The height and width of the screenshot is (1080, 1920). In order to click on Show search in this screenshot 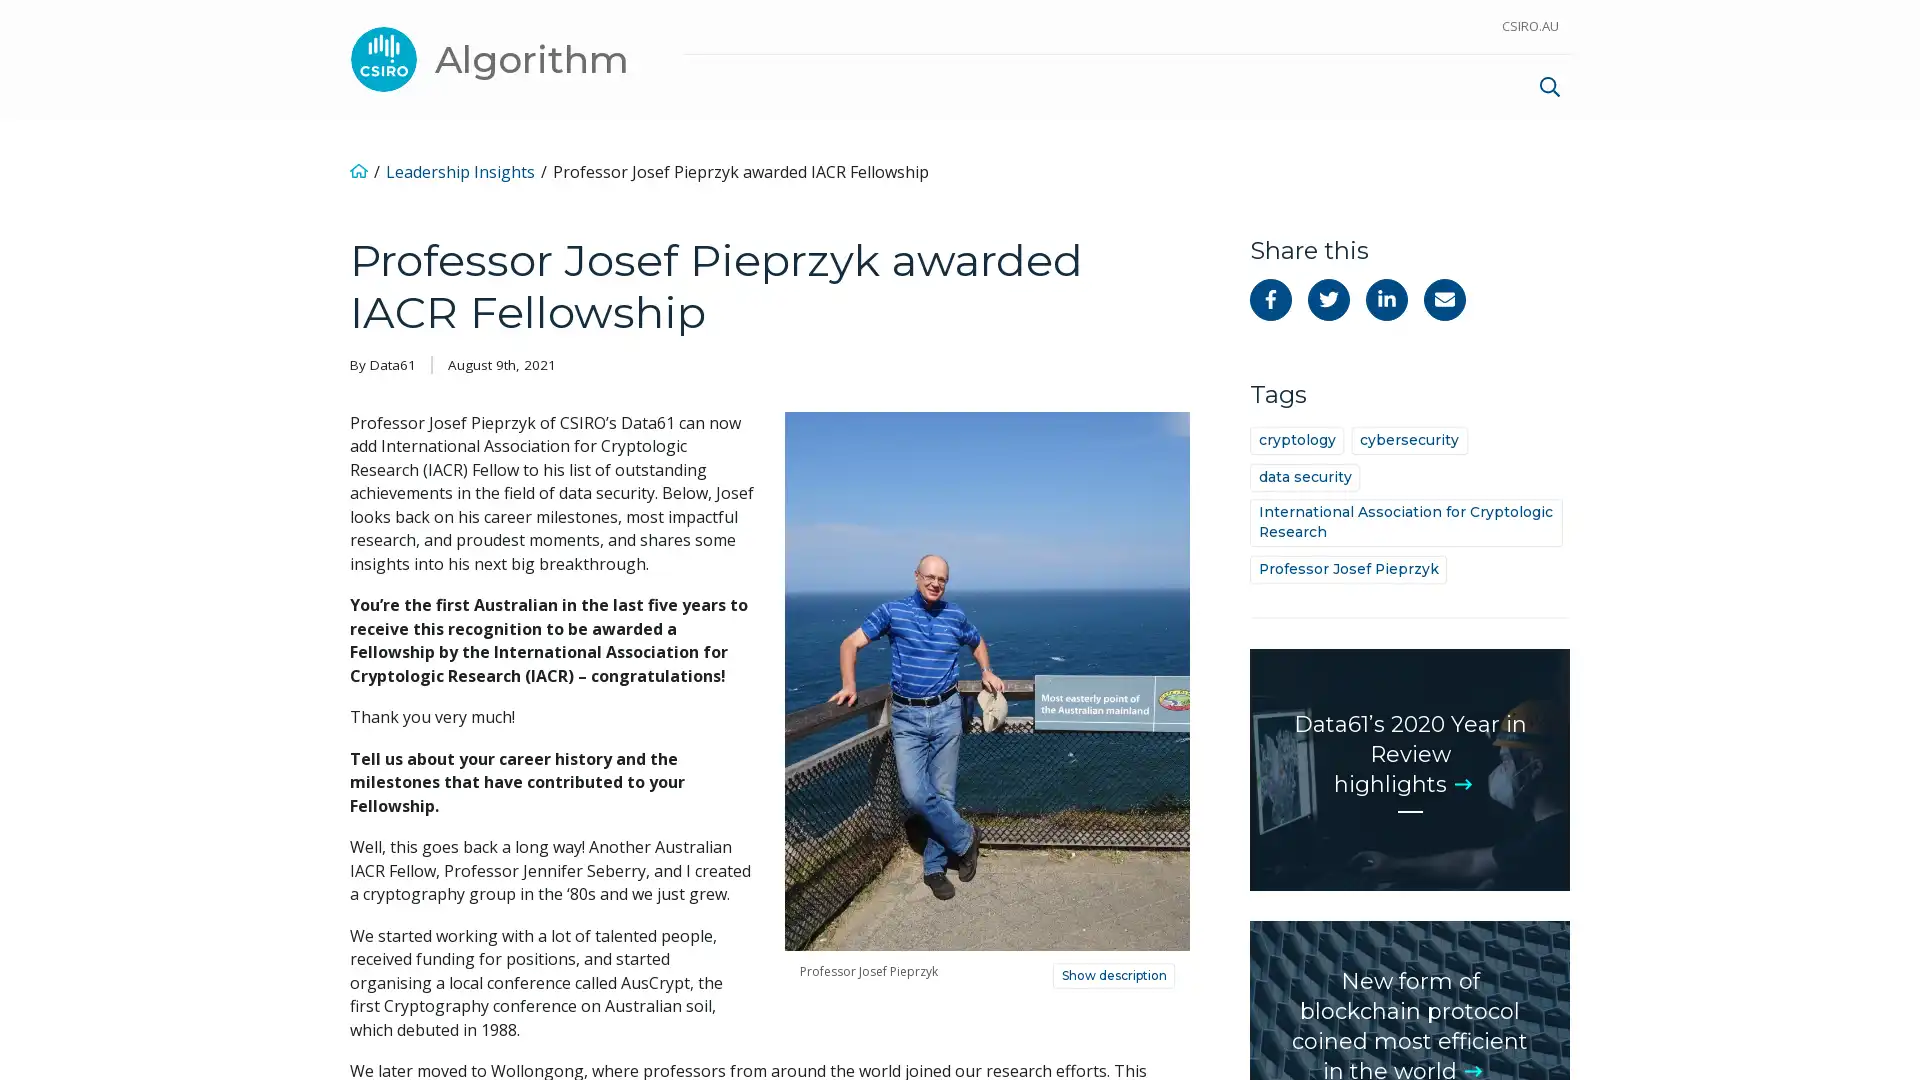, I will do `click(1549, 83)`.